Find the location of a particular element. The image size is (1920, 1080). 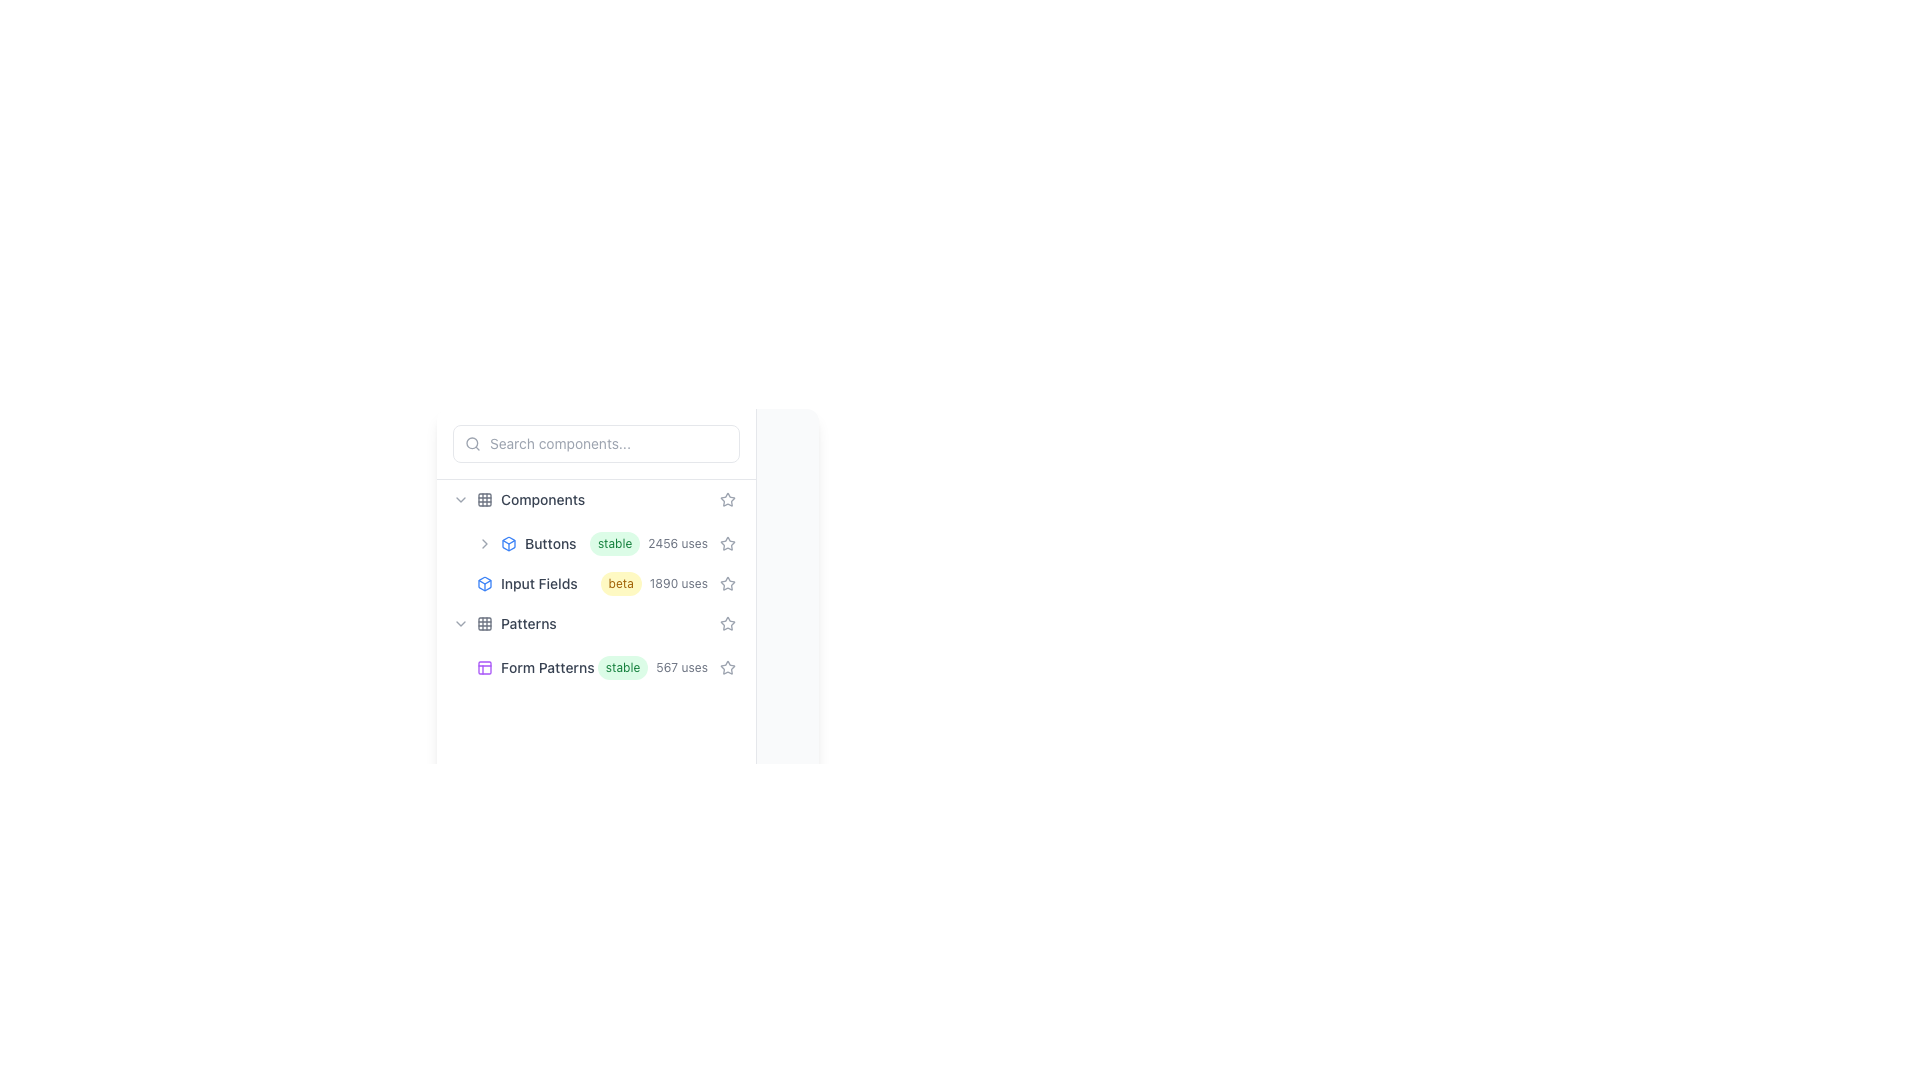

the star-shaped non-interactive SVG icon located to the right of the 'Input Fields' text in the horizontal list view is located at coordinates (727, 498).